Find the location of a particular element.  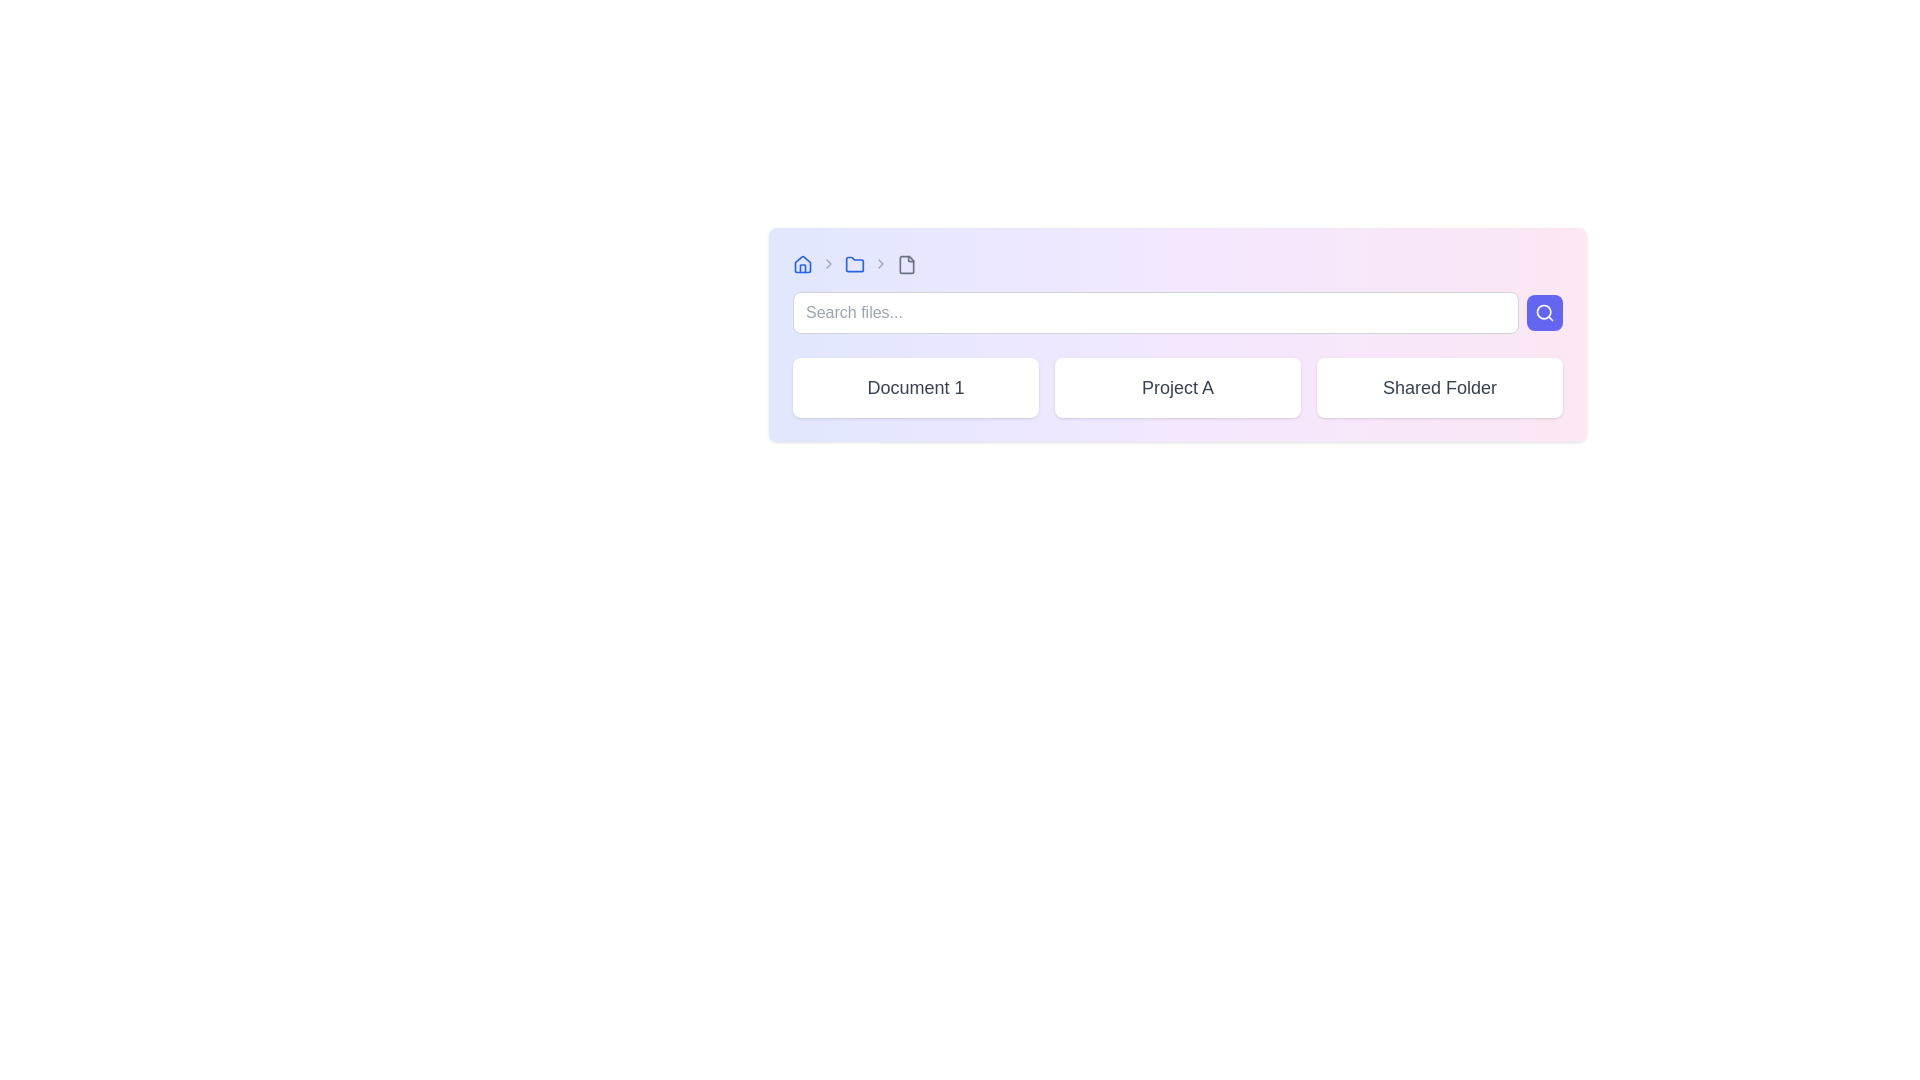

the gray document icon with a folded corner located is located at coordinates (906, 262).